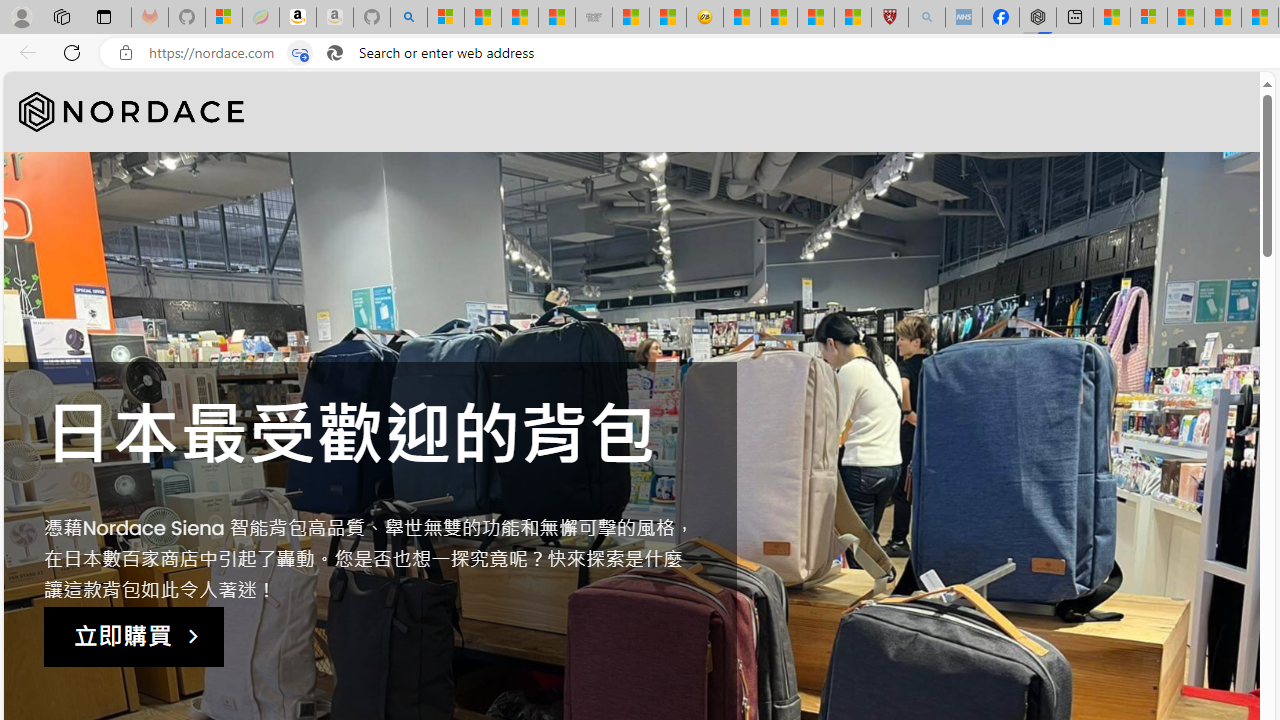  What do you see at coordinates (556, 17) in the screenshot?
I see `'Stocks - MSN'` at bounding box center [556, 17].